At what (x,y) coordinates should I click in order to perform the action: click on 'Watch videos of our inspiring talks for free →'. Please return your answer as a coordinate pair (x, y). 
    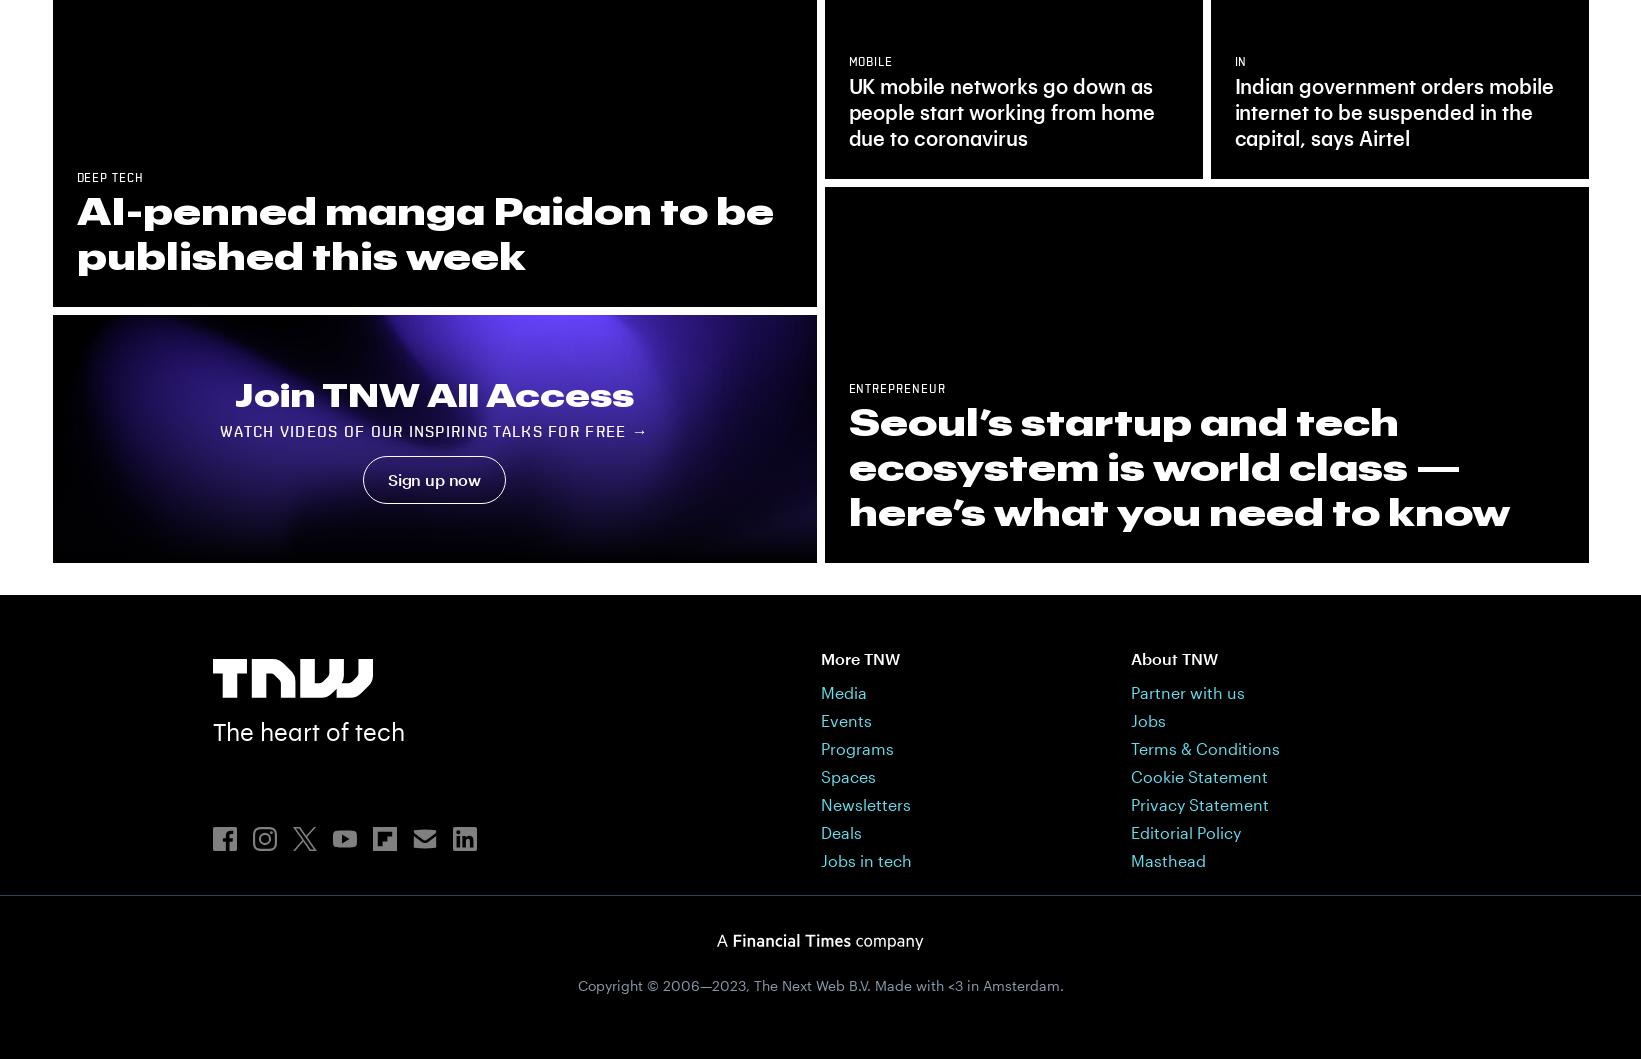
    Looking at the image, I should click on (433, 431).